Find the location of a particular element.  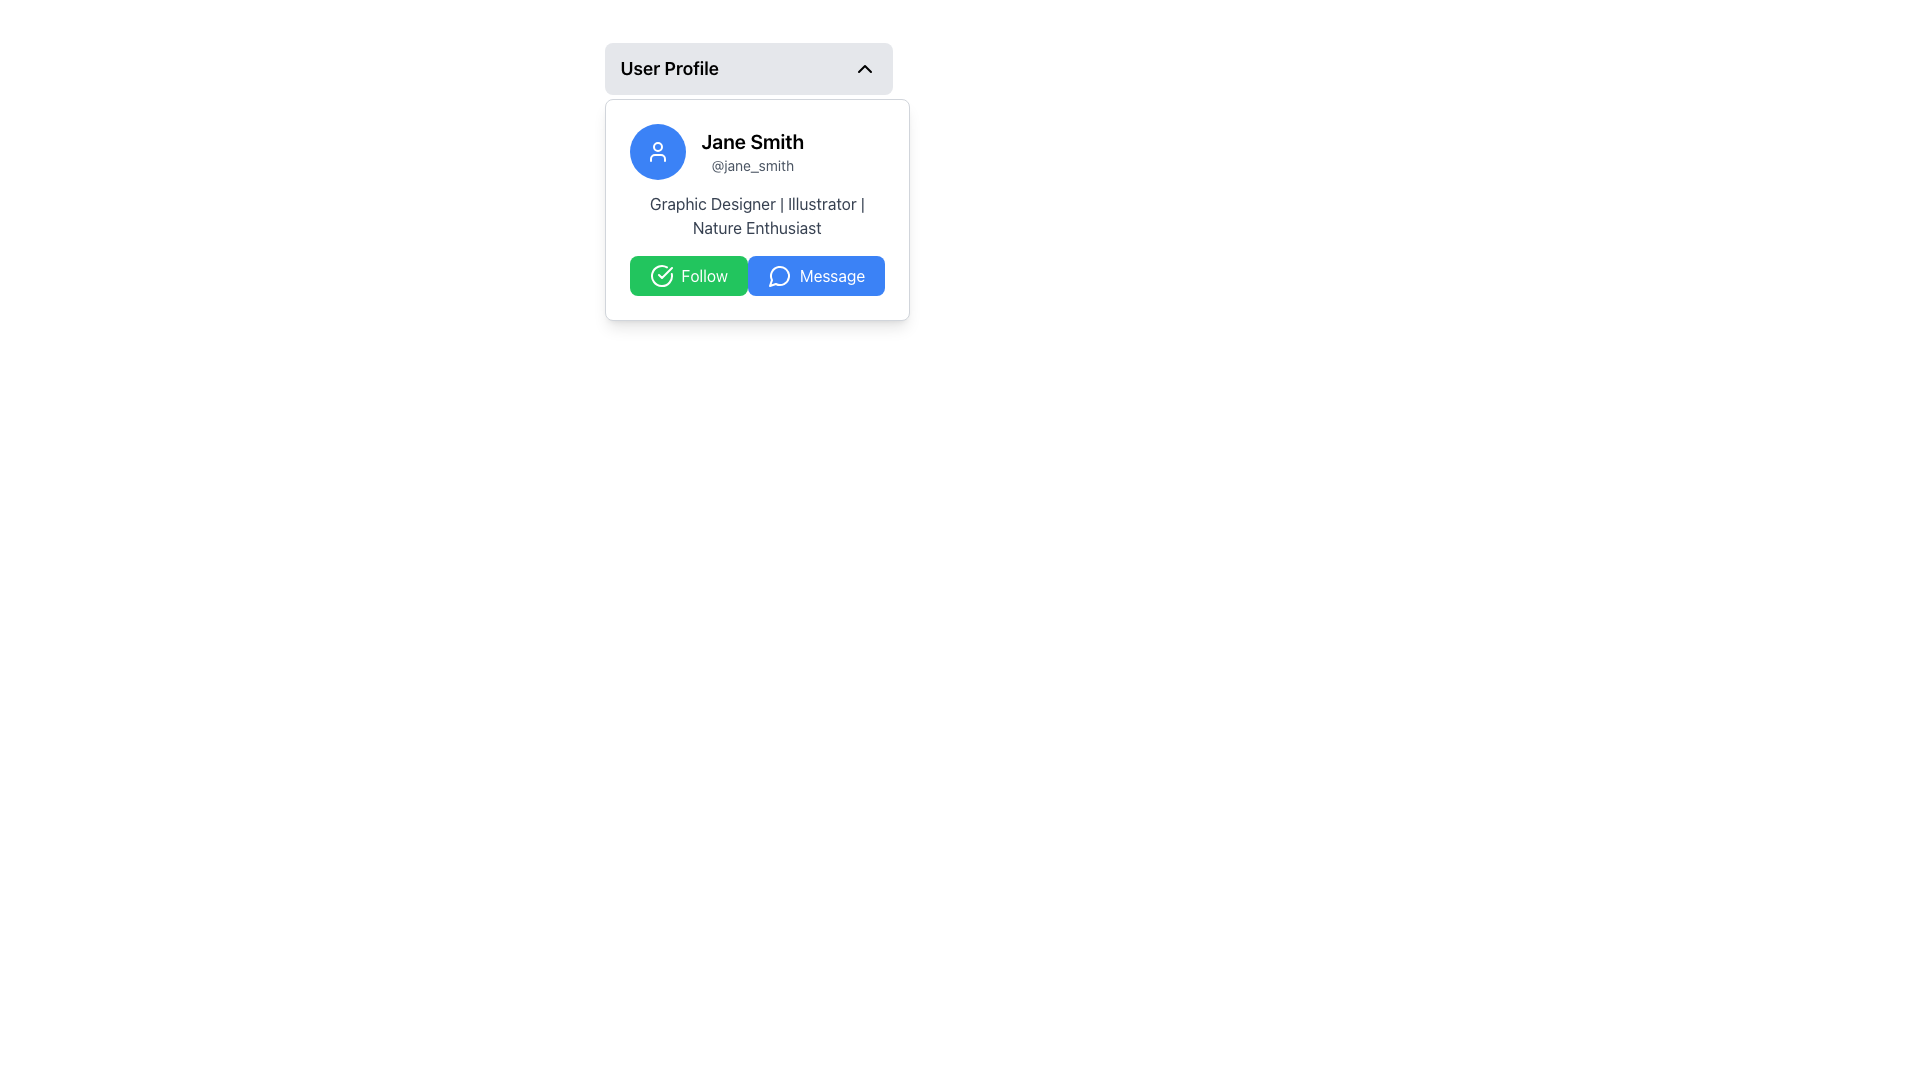

the text label displaying the username '@jane_smith', which is positioned beneath the name 'Jane Smith' in the user profile card is located at coordinates (751, 164).